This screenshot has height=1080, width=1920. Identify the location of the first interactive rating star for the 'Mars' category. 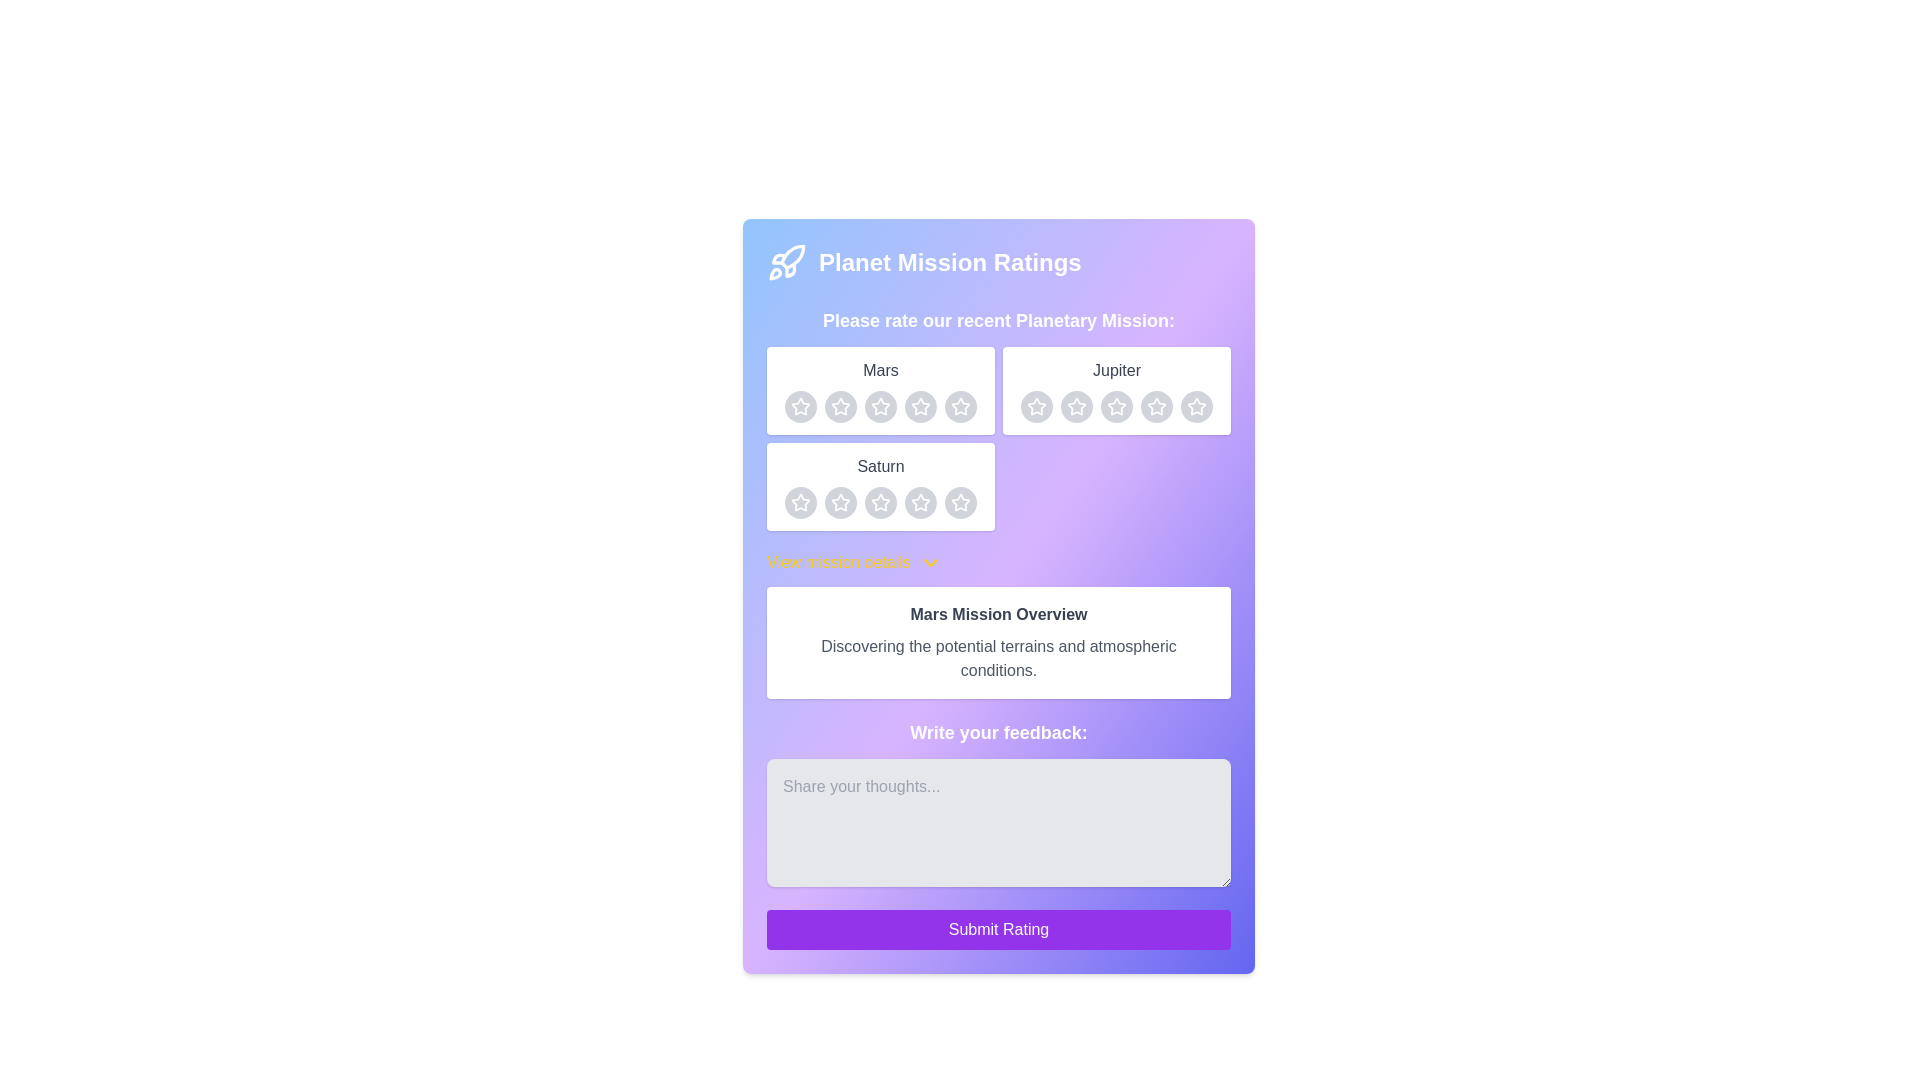
(840, 406).